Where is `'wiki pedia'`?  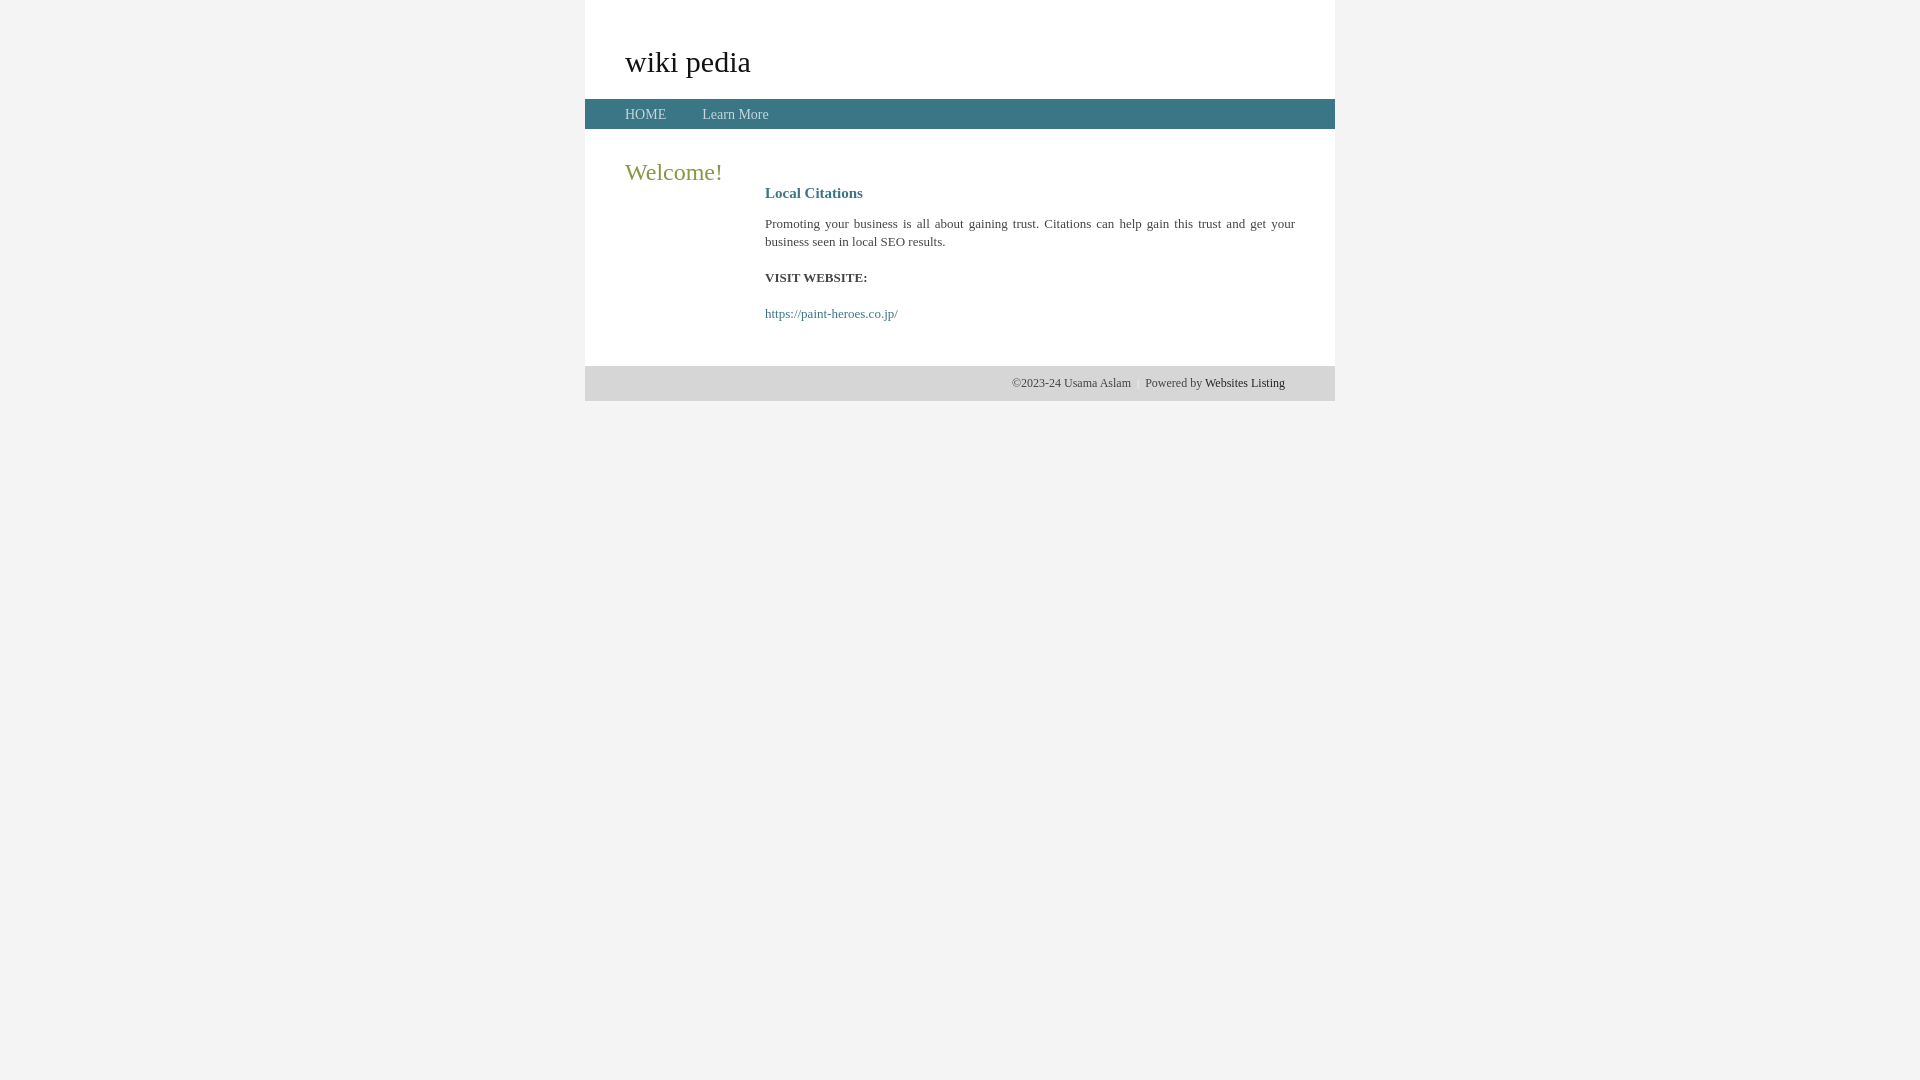
'wiki pedia' is located at coordinates (687, 60).